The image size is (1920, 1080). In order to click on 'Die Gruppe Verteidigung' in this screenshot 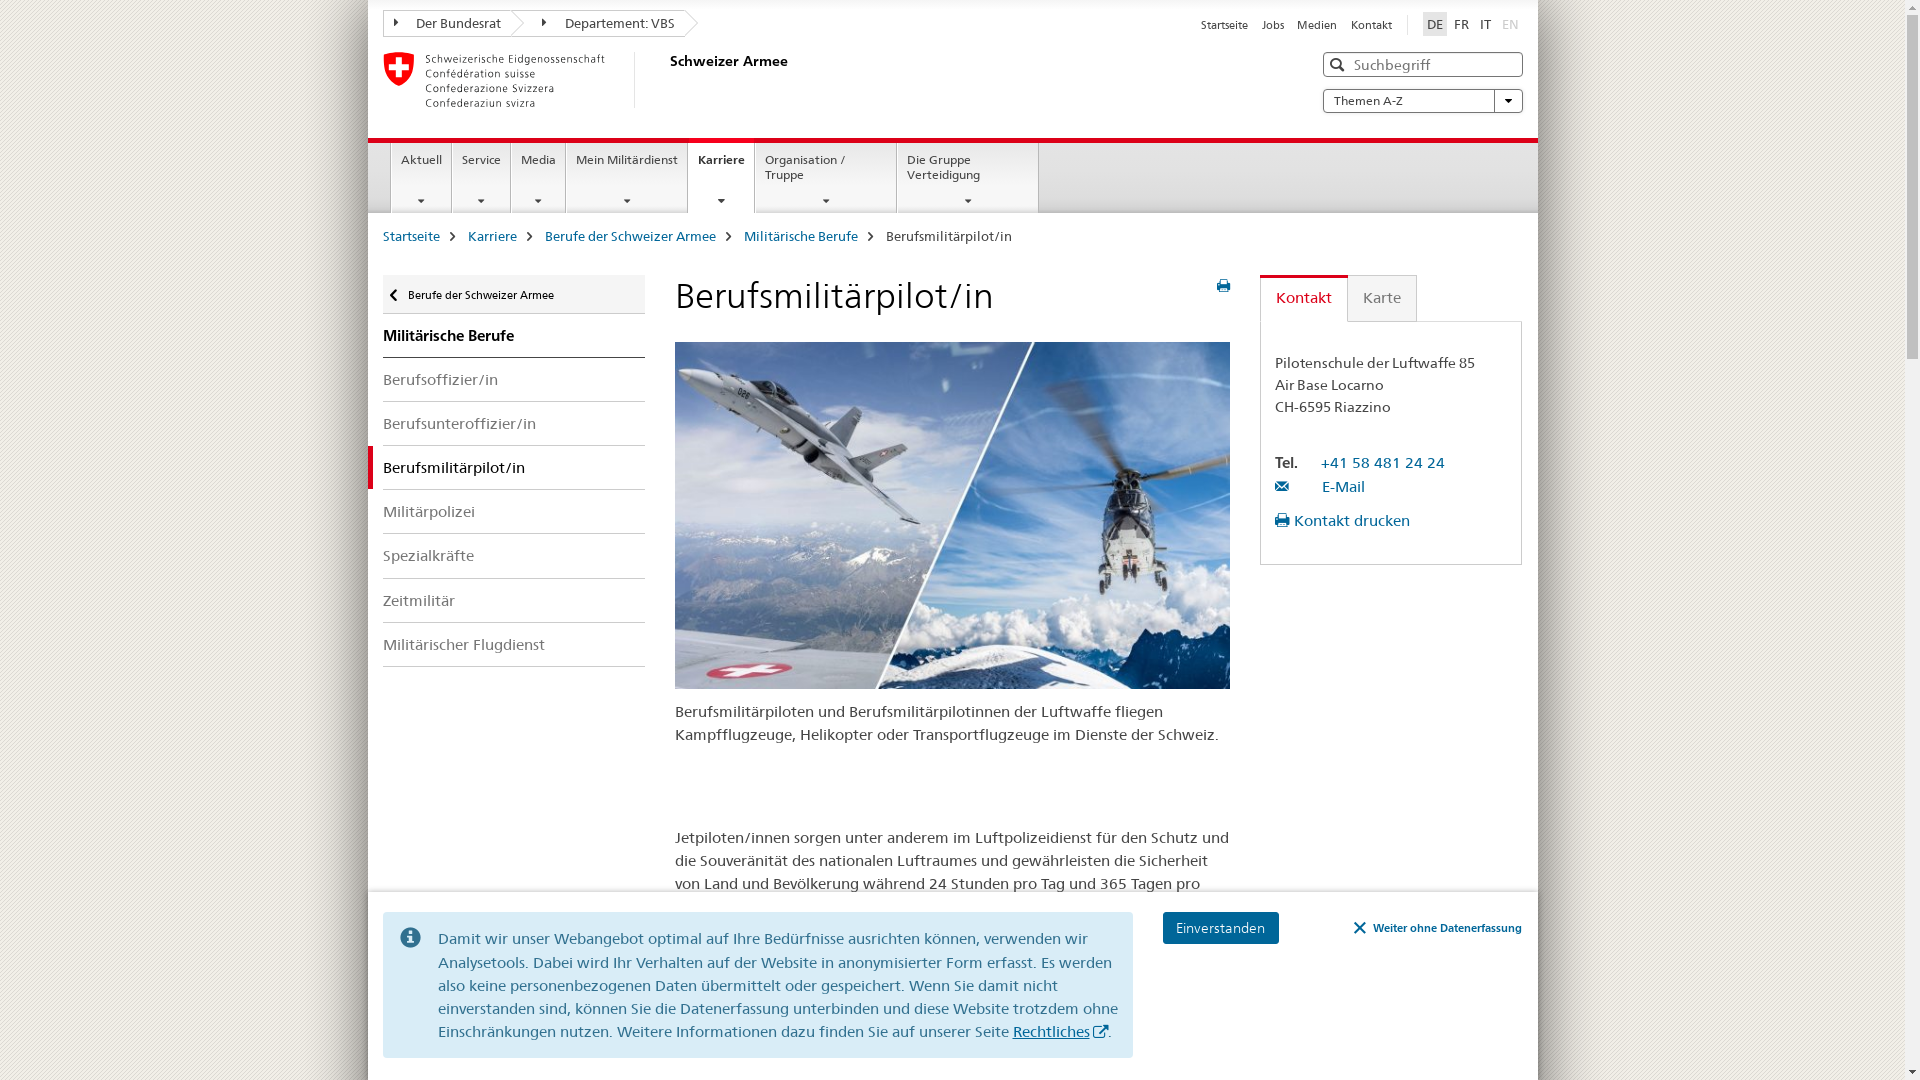, I will do `click(968, 176)`.